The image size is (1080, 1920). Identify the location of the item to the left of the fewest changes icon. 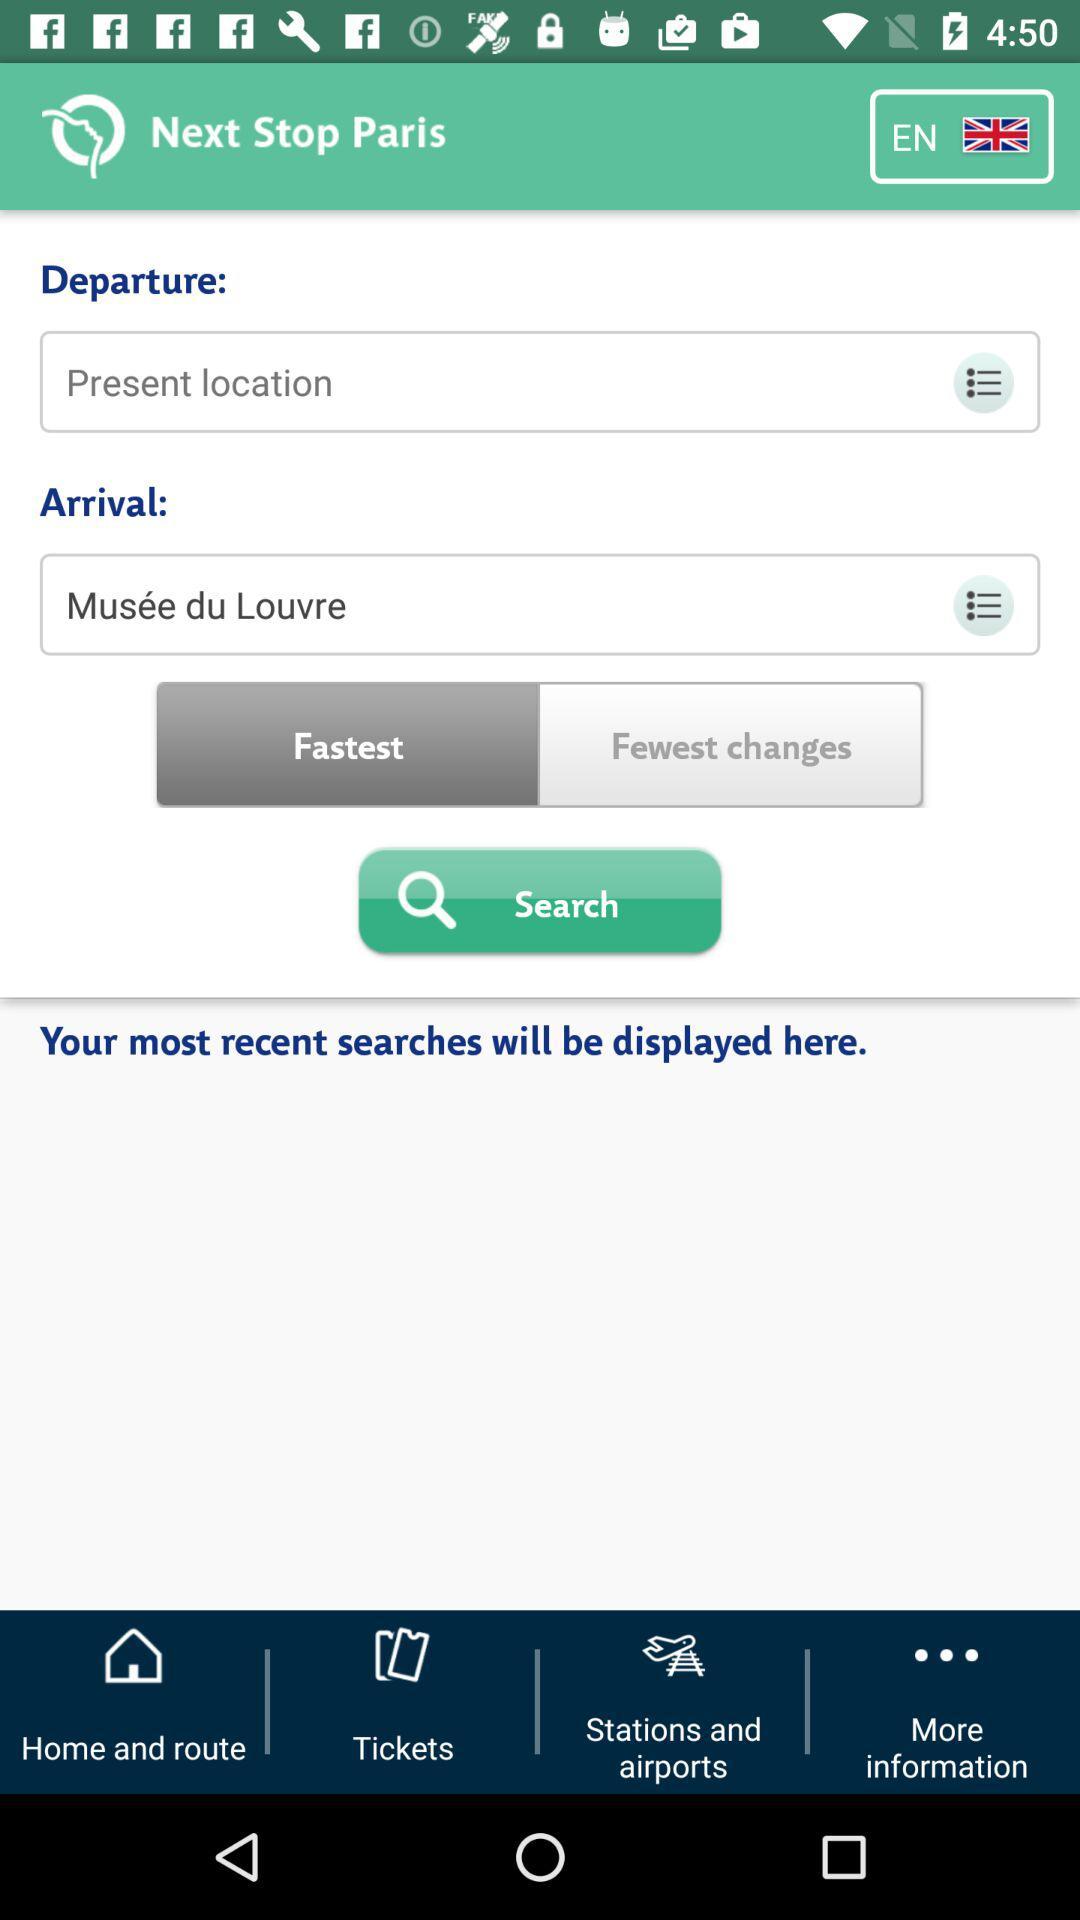
(347, 743).